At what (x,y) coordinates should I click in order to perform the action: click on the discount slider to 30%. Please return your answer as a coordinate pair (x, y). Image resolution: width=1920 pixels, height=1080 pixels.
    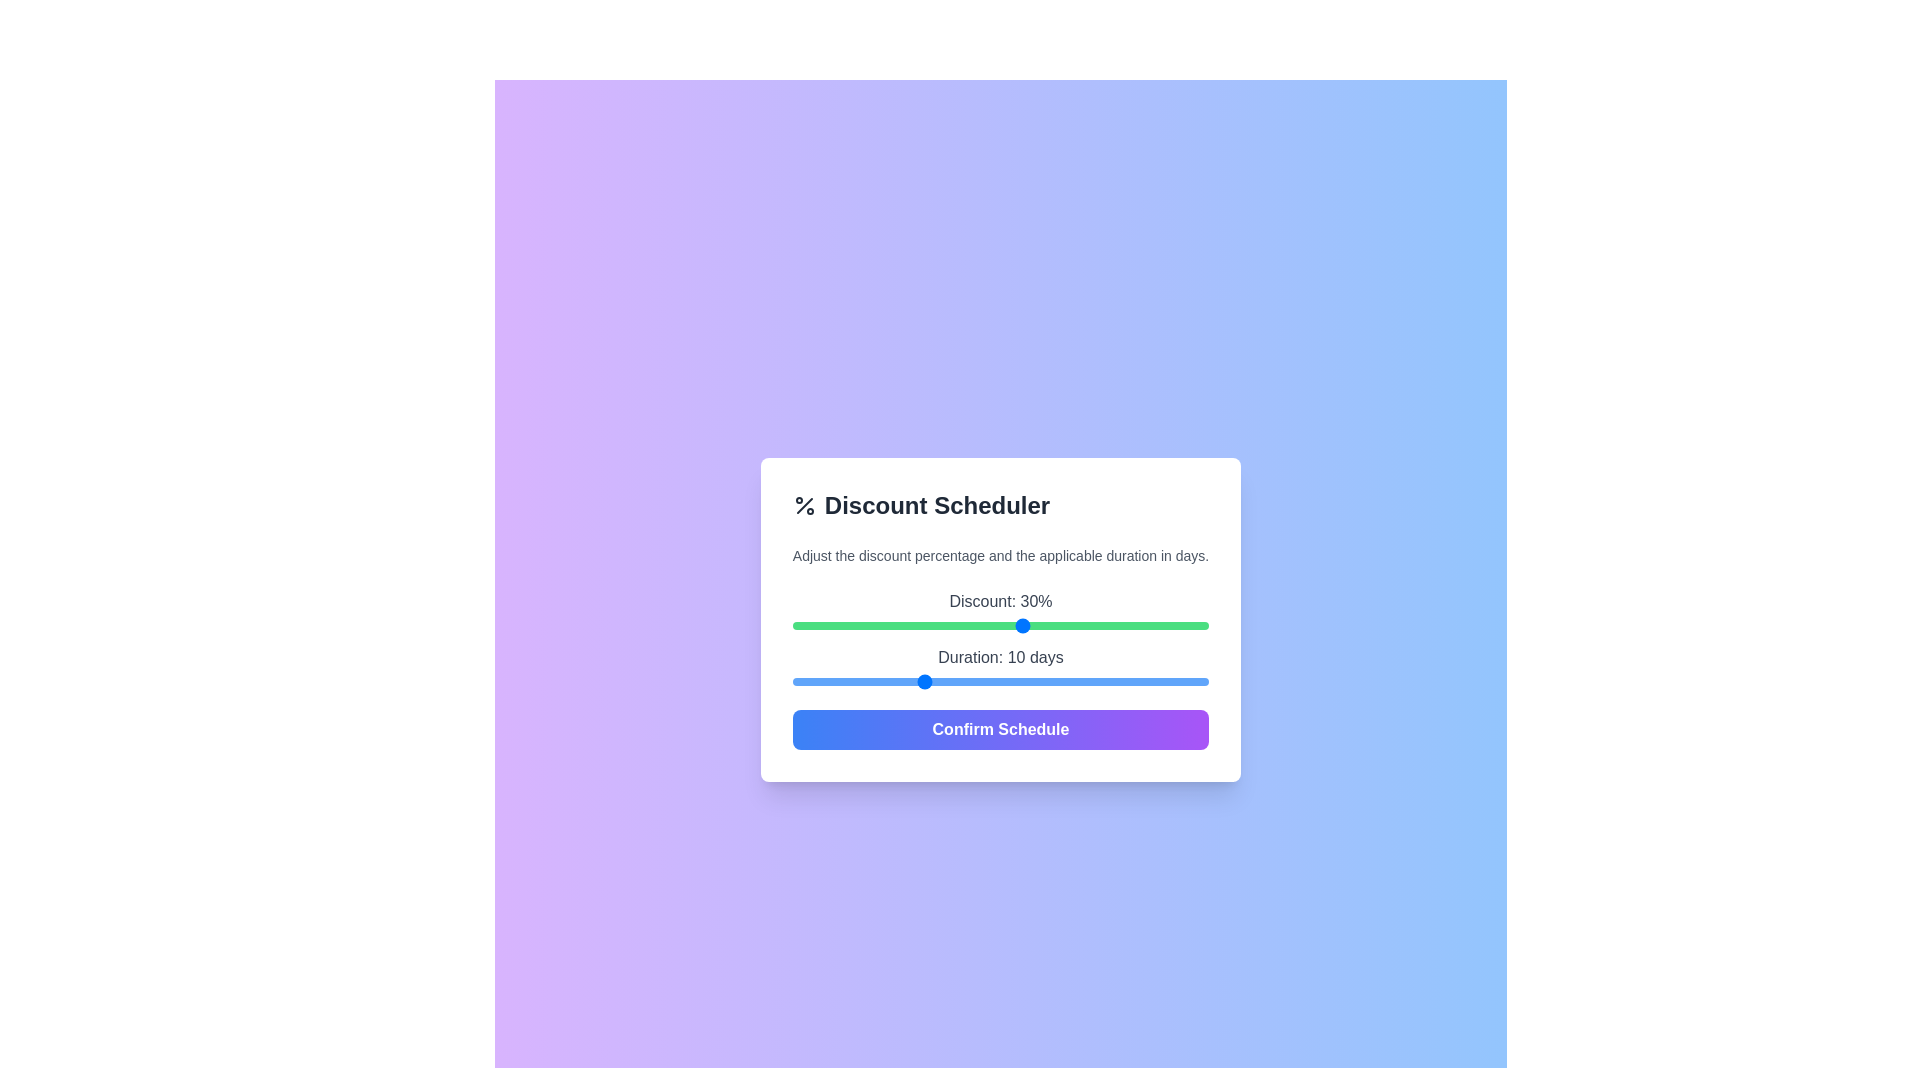
    Looking at the image, I should click on (1024, 624).